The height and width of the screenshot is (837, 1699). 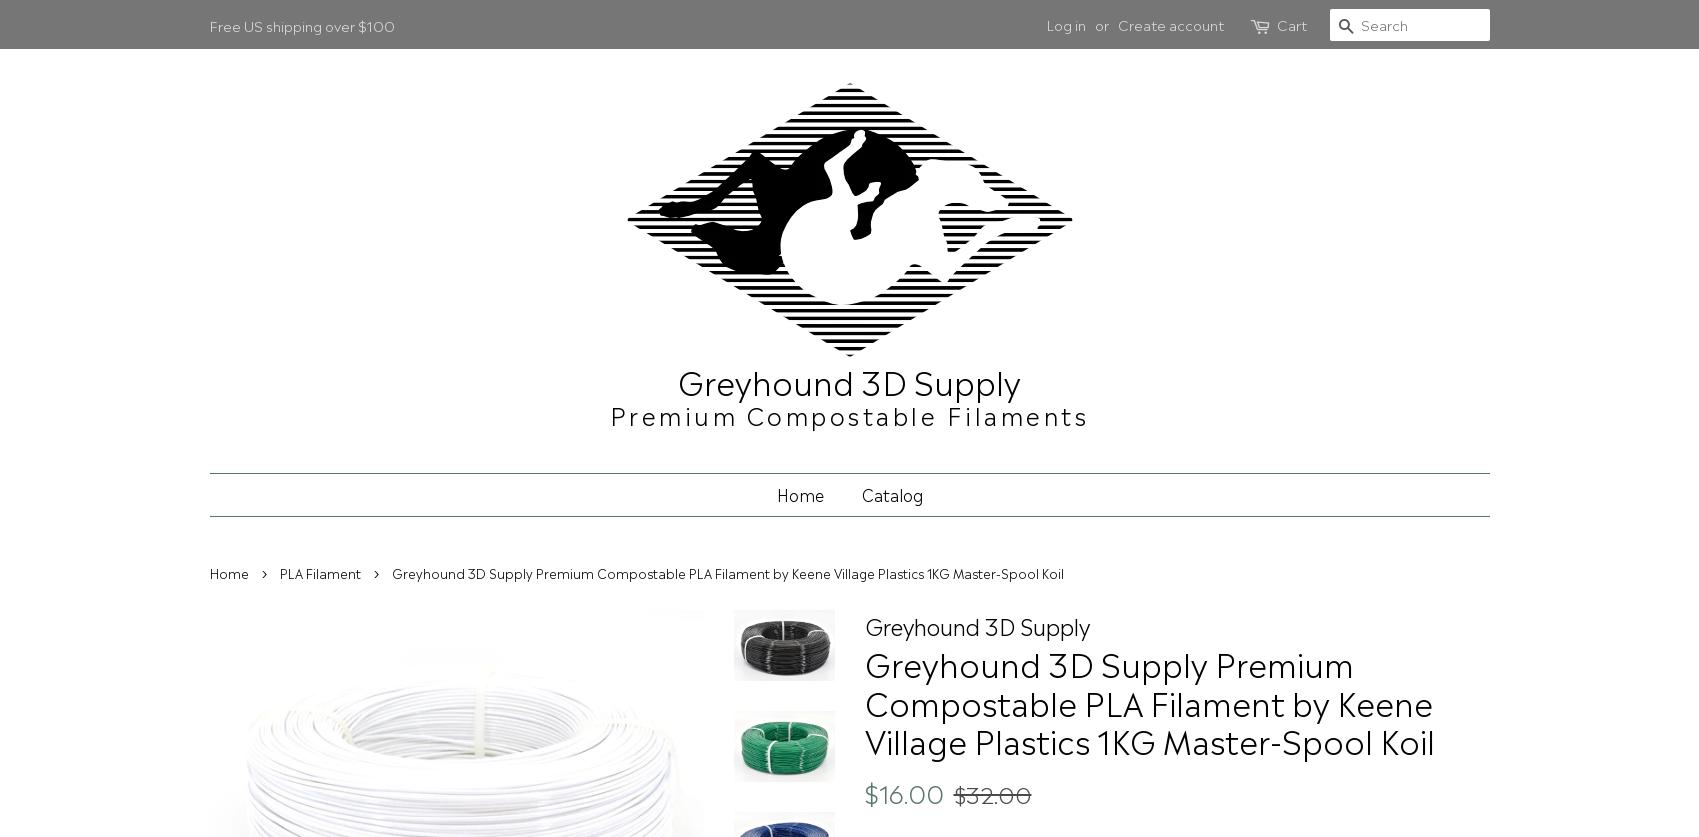 I want to click on '$16.00', so click(x=862, y=791).